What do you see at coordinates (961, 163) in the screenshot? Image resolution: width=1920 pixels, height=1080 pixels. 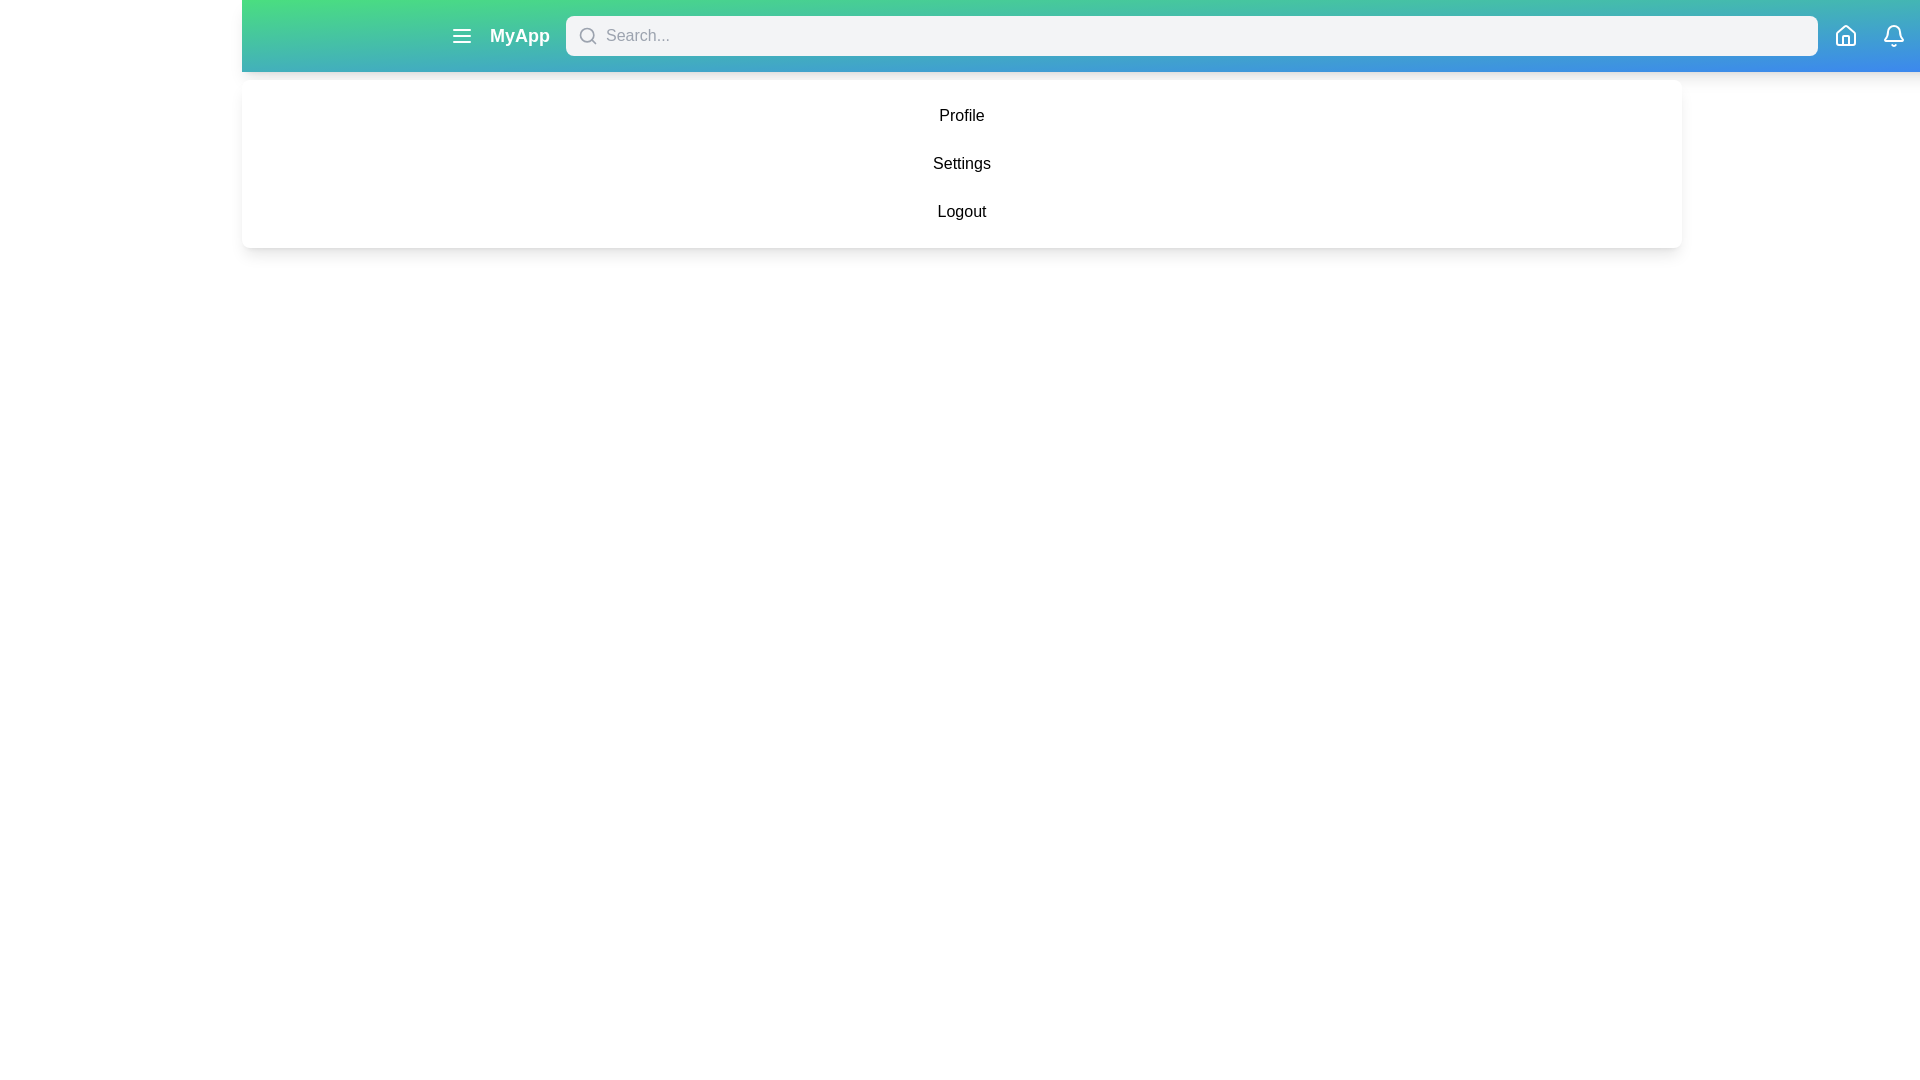 I see `the 'Settings' menu item in the navigation menu` at bounding box center [961, 163].